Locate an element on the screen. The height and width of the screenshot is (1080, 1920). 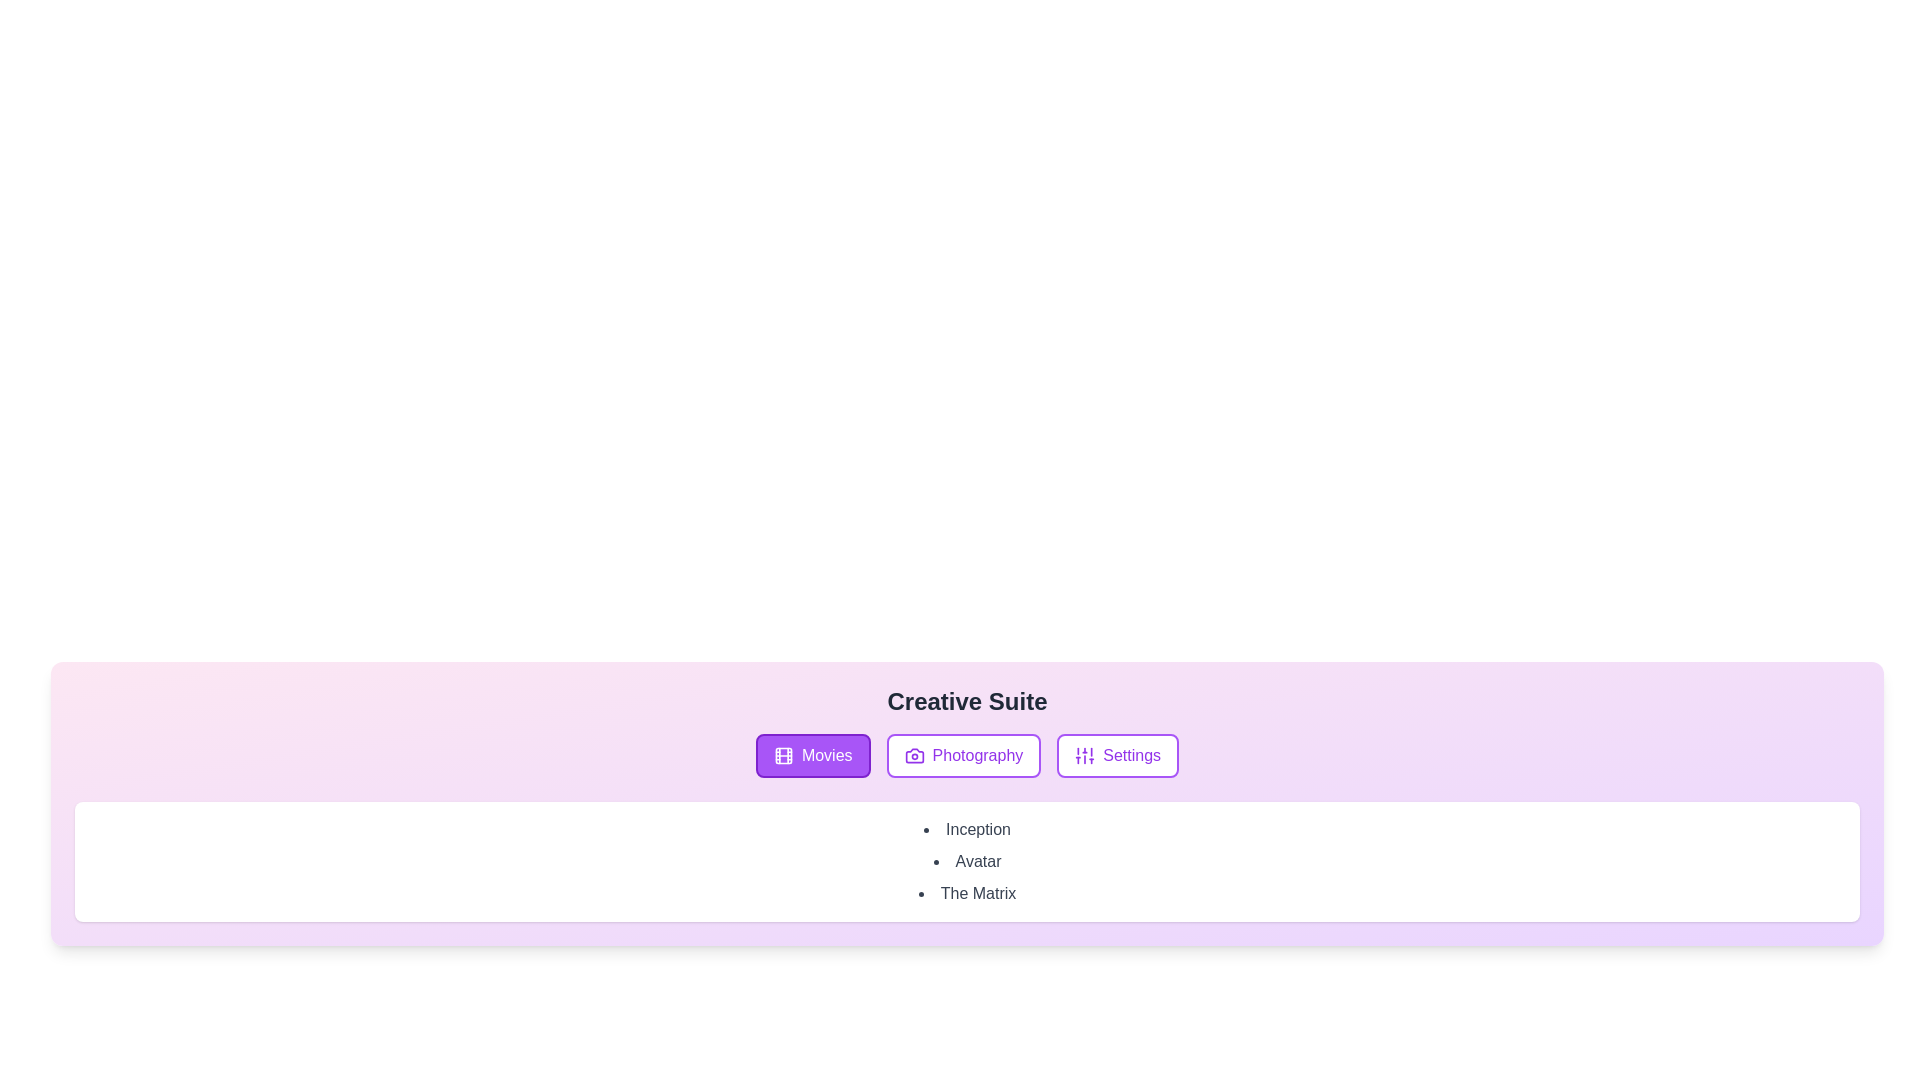
the decorative graphical element within the 'Movies' button by targeting its center point is located at coordinates (782, 756).